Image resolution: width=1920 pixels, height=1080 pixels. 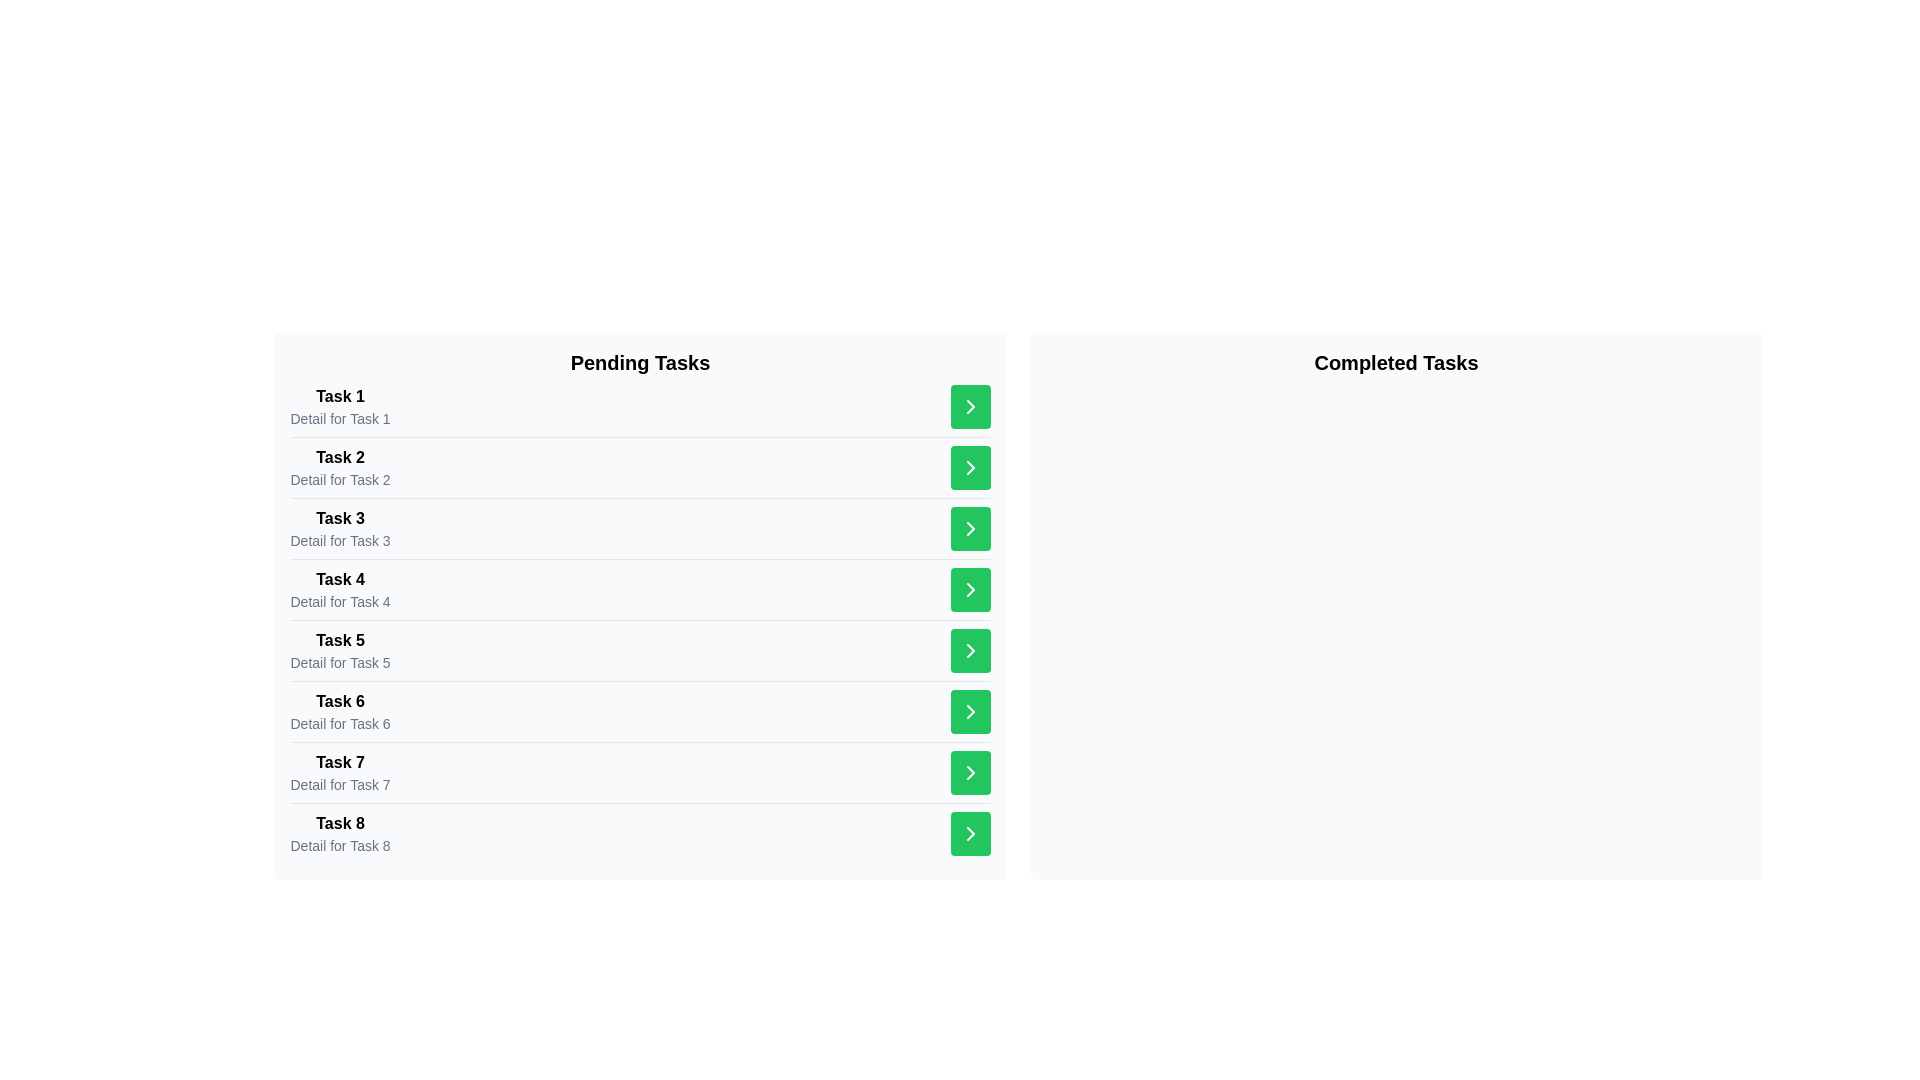 What do you see at coordinates (970, 651) in the screenshot?
I see `the Chevron icon embedded within the circular button` at bounding box center [970, 651].